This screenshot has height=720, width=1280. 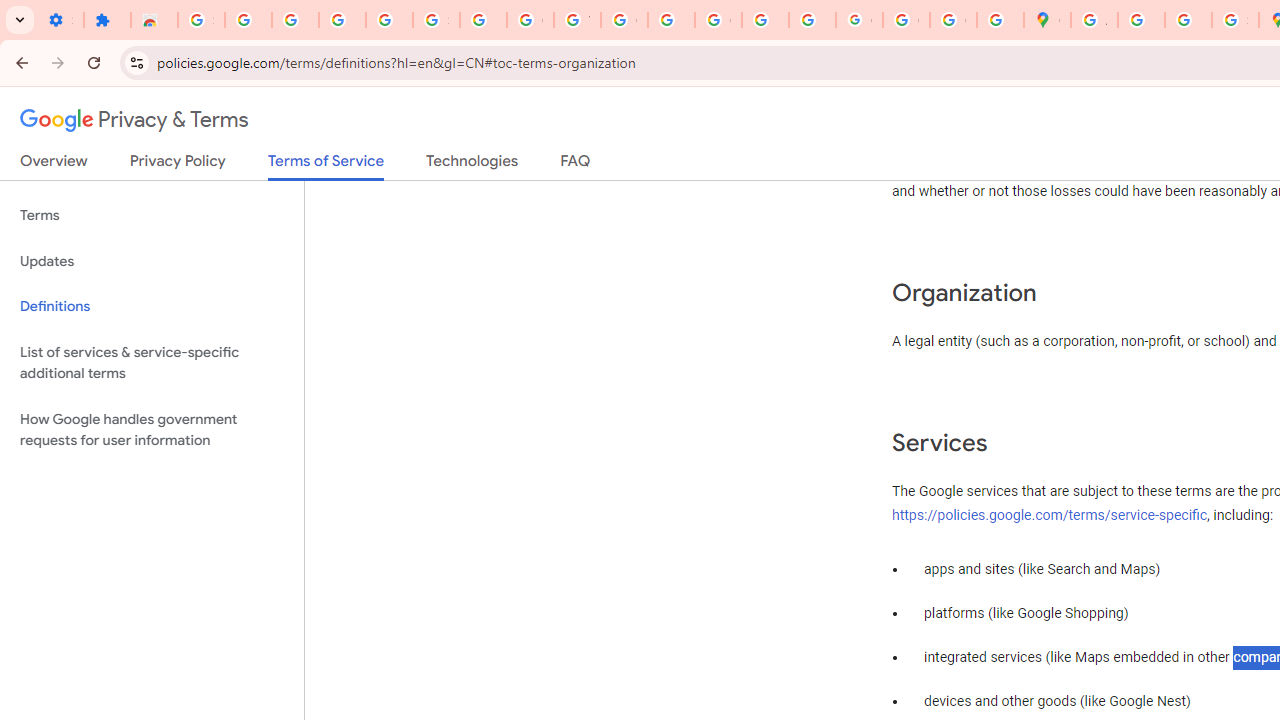 What do you see at coordinates (326, 165) in the screenshot?
I see `'Terms of Service'` at bounding box center [326, 165].